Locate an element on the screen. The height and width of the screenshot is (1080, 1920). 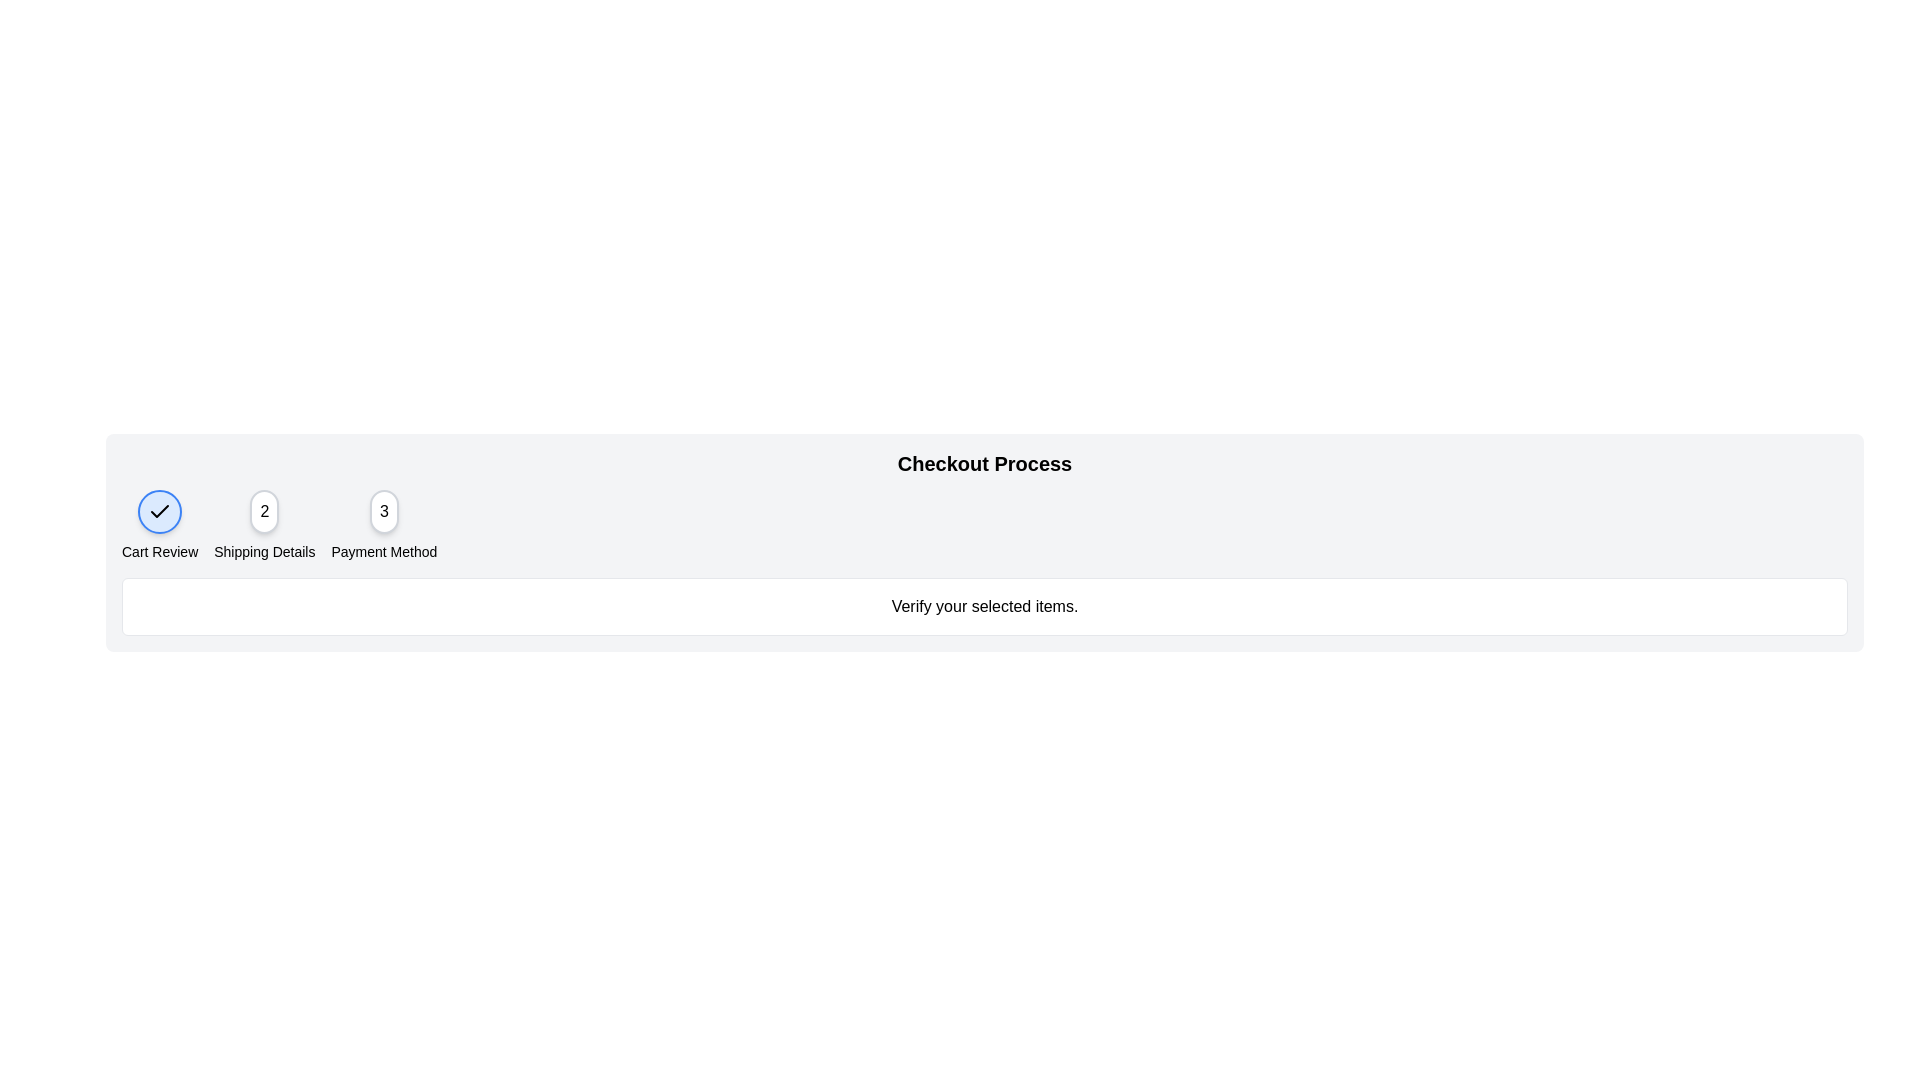
the step indicator button labeled '3', which is a small circle with a white background and a gray border is located at coordinates (384, 511).